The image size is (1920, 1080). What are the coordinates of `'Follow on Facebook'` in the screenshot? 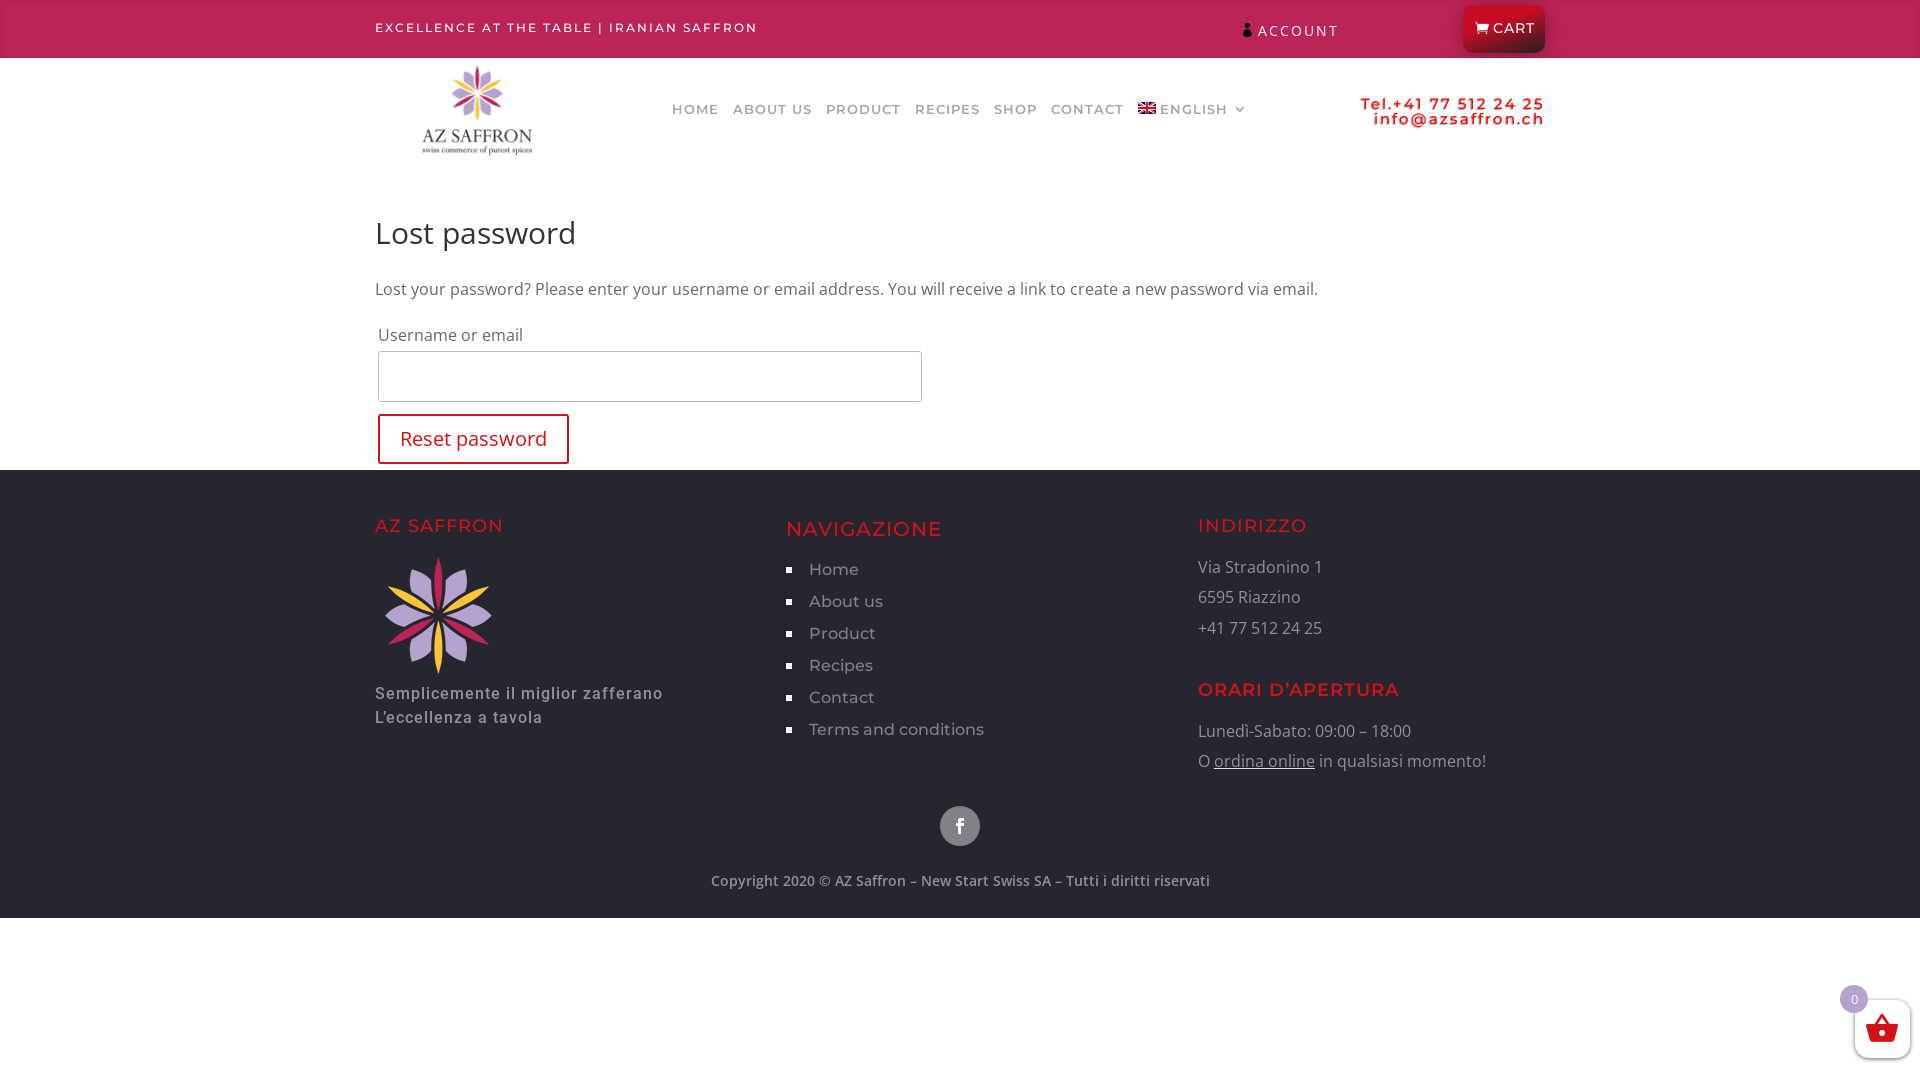 It's located at (960, 825).